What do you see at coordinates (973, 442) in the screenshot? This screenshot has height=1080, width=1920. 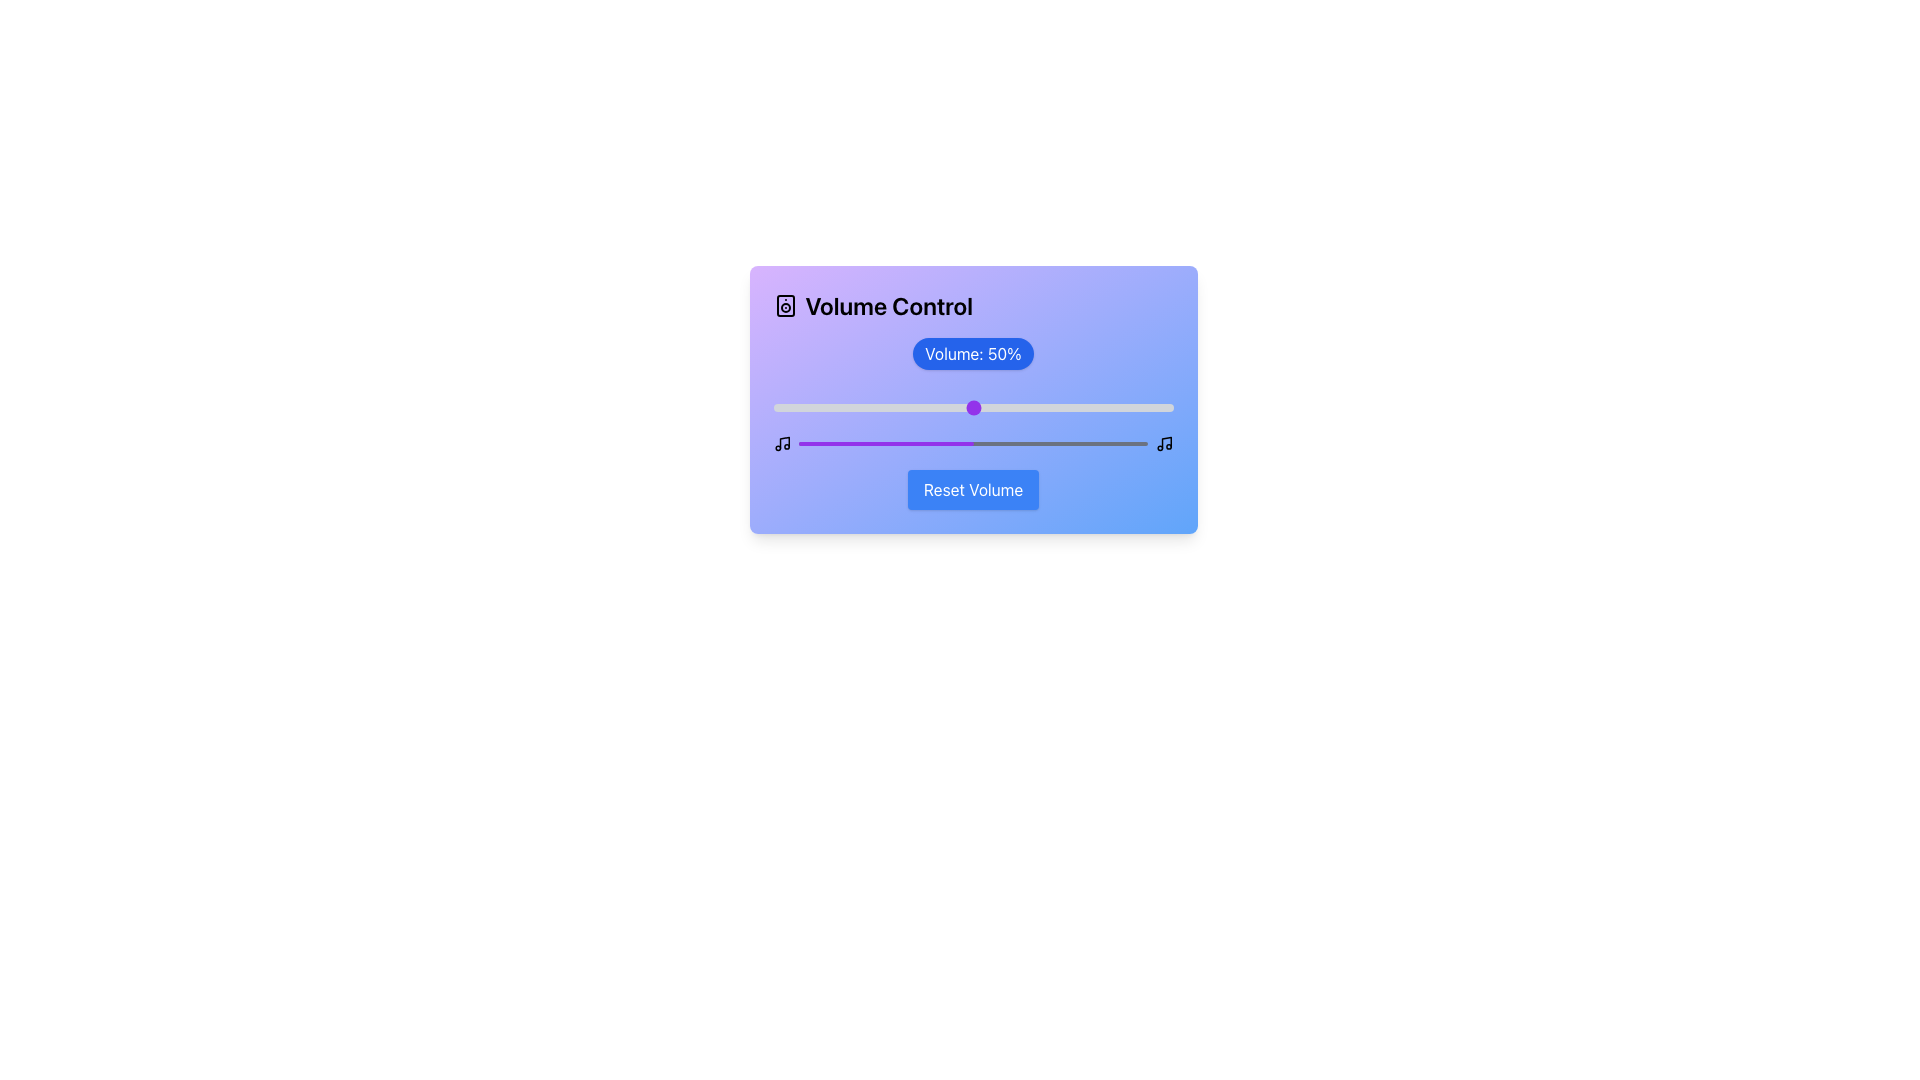 I see `the progress bar that visually represents the current volume level, which is centered horizontally within a volume control card and spans between two musical note icons` at bounding box center [973, 442].